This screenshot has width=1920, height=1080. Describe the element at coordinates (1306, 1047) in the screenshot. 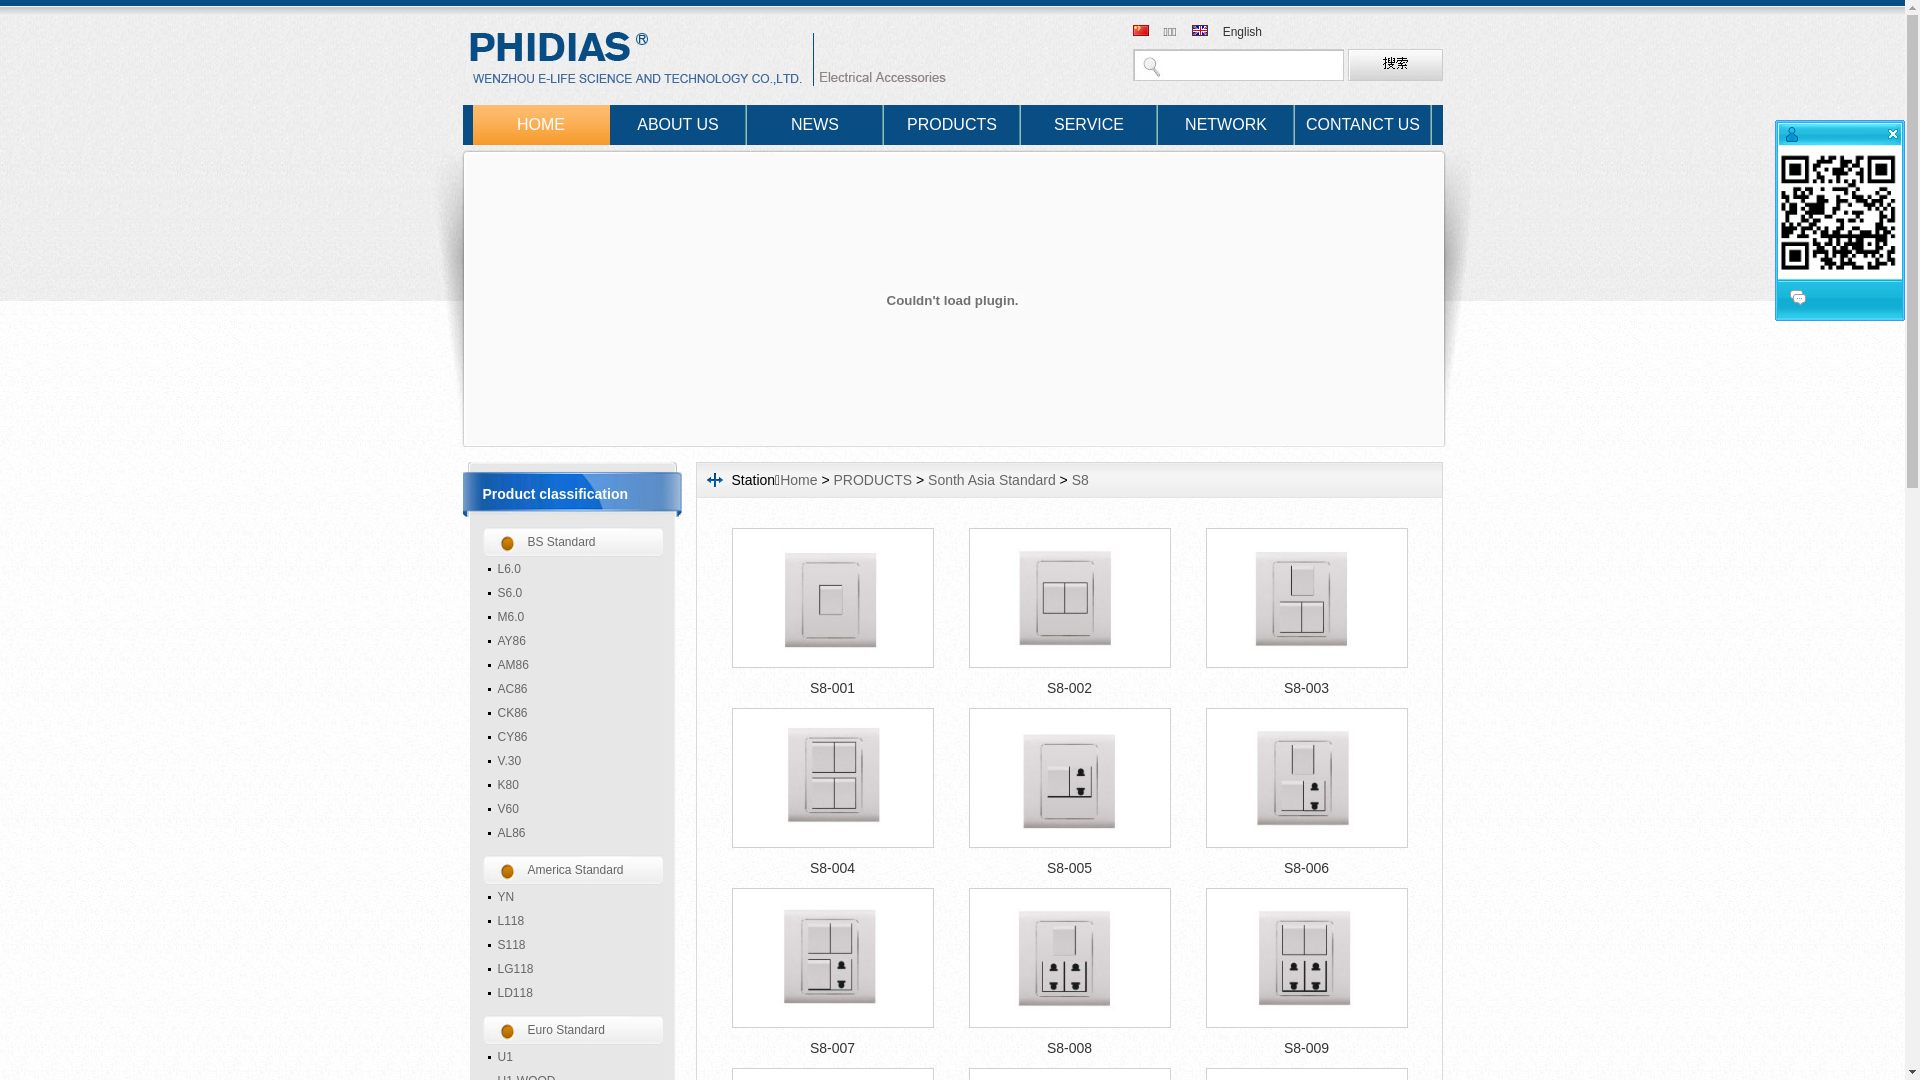

I see `'S8-009'` at that location.